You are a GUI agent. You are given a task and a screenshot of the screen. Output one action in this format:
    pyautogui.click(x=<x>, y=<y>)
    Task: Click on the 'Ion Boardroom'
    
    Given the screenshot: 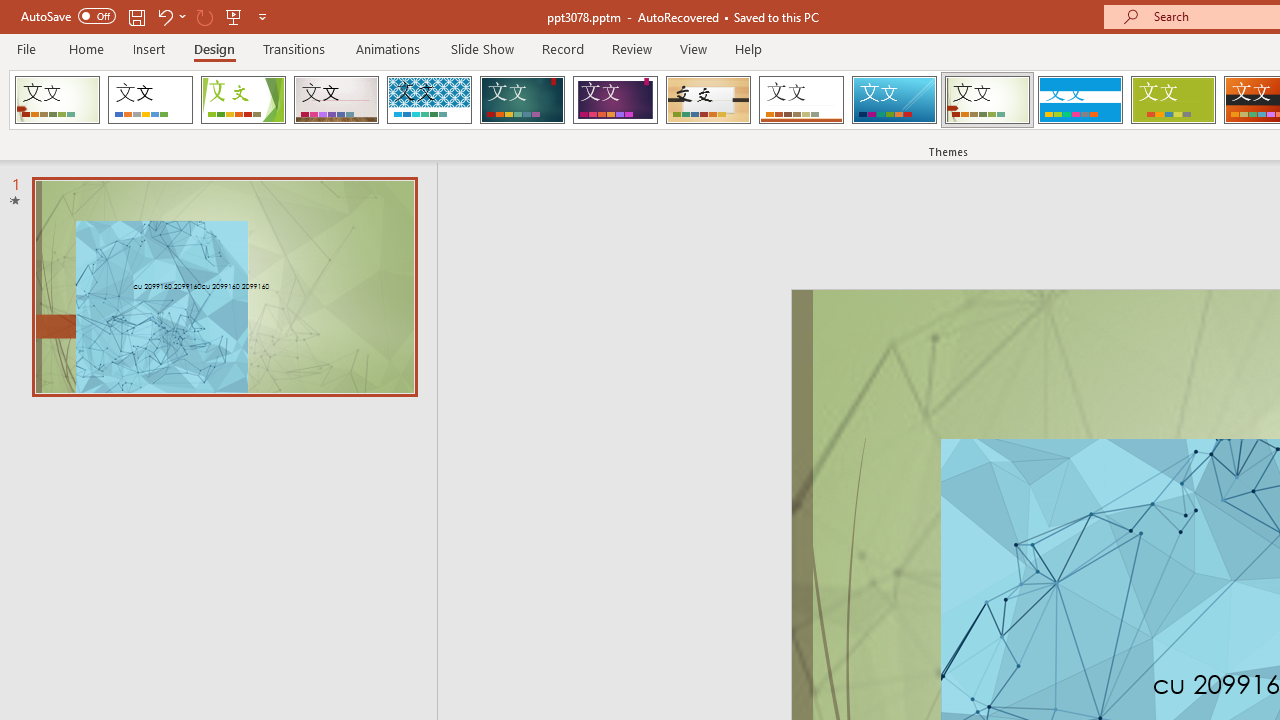 What is the action you would take?
    pyautogui.click(x=614, y=100)
    